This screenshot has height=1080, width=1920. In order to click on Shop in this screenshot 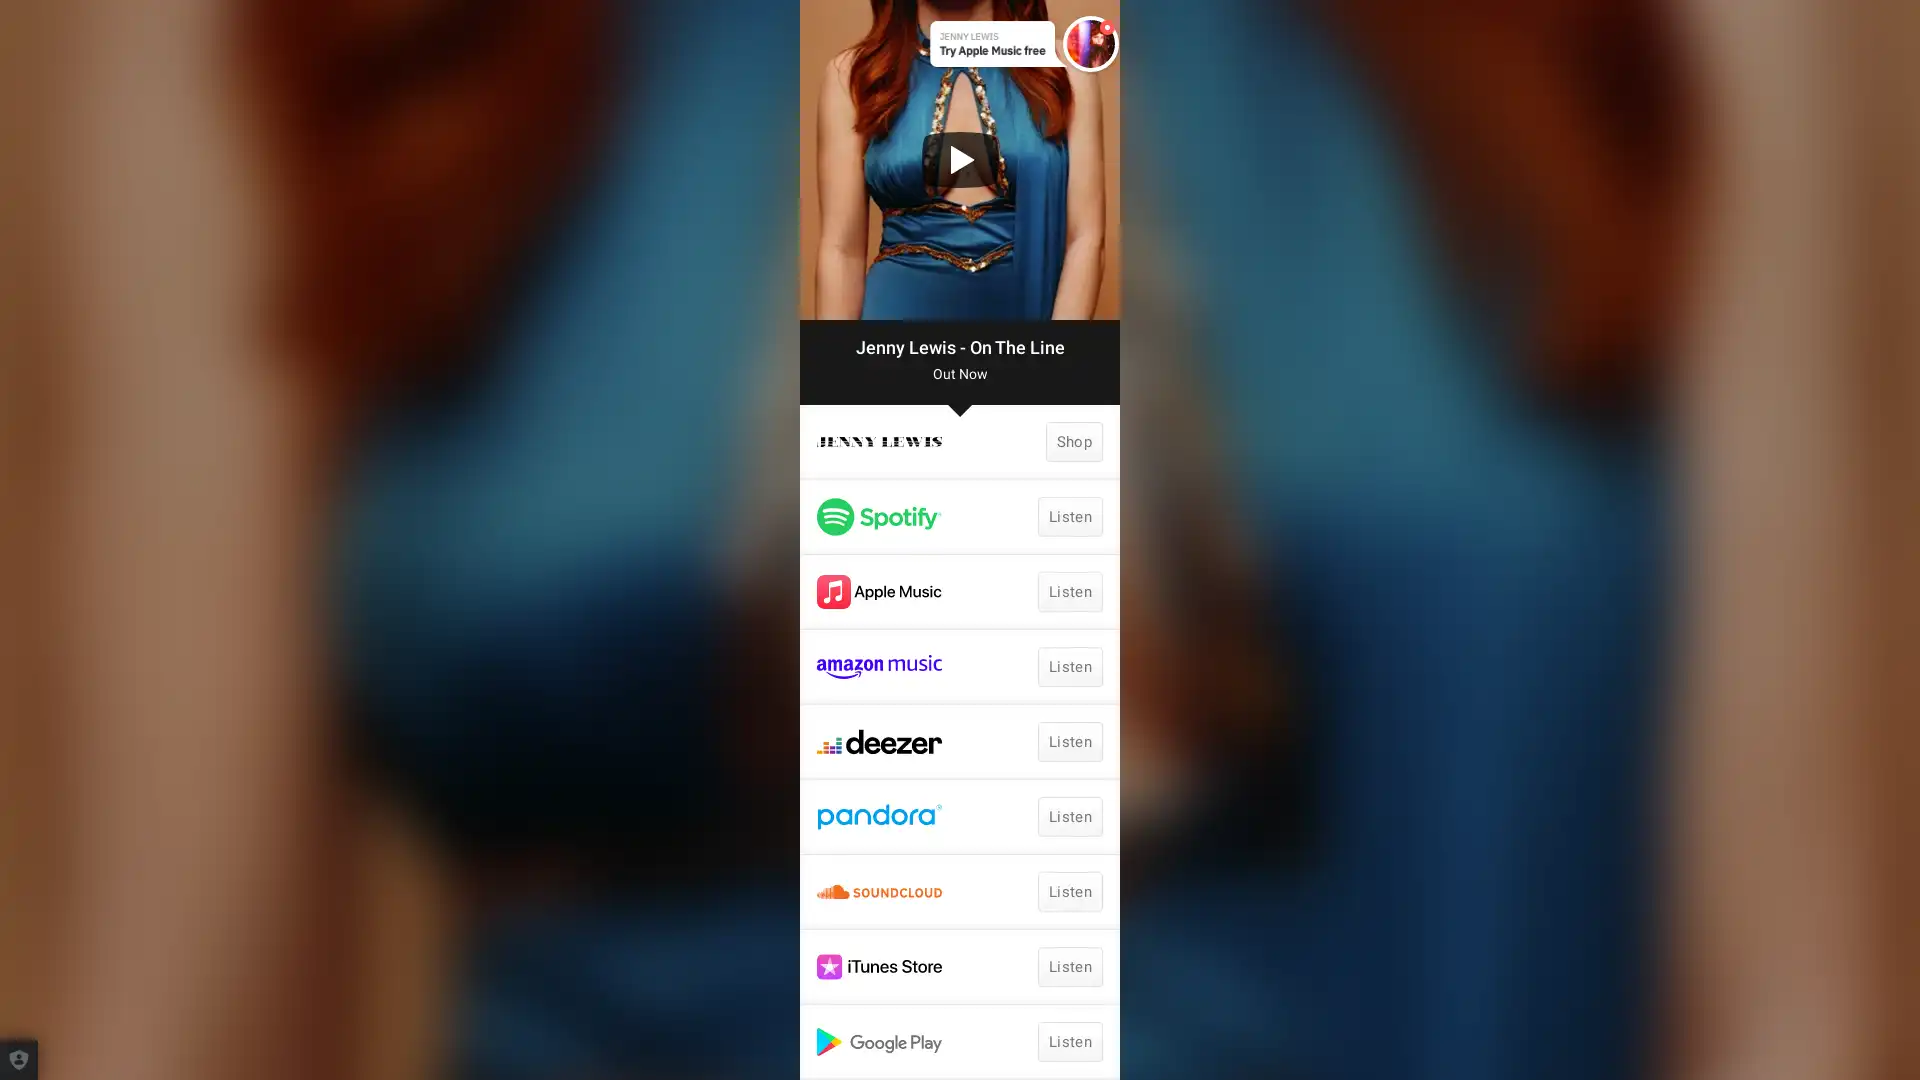, I will do `click(1073, 441)`.